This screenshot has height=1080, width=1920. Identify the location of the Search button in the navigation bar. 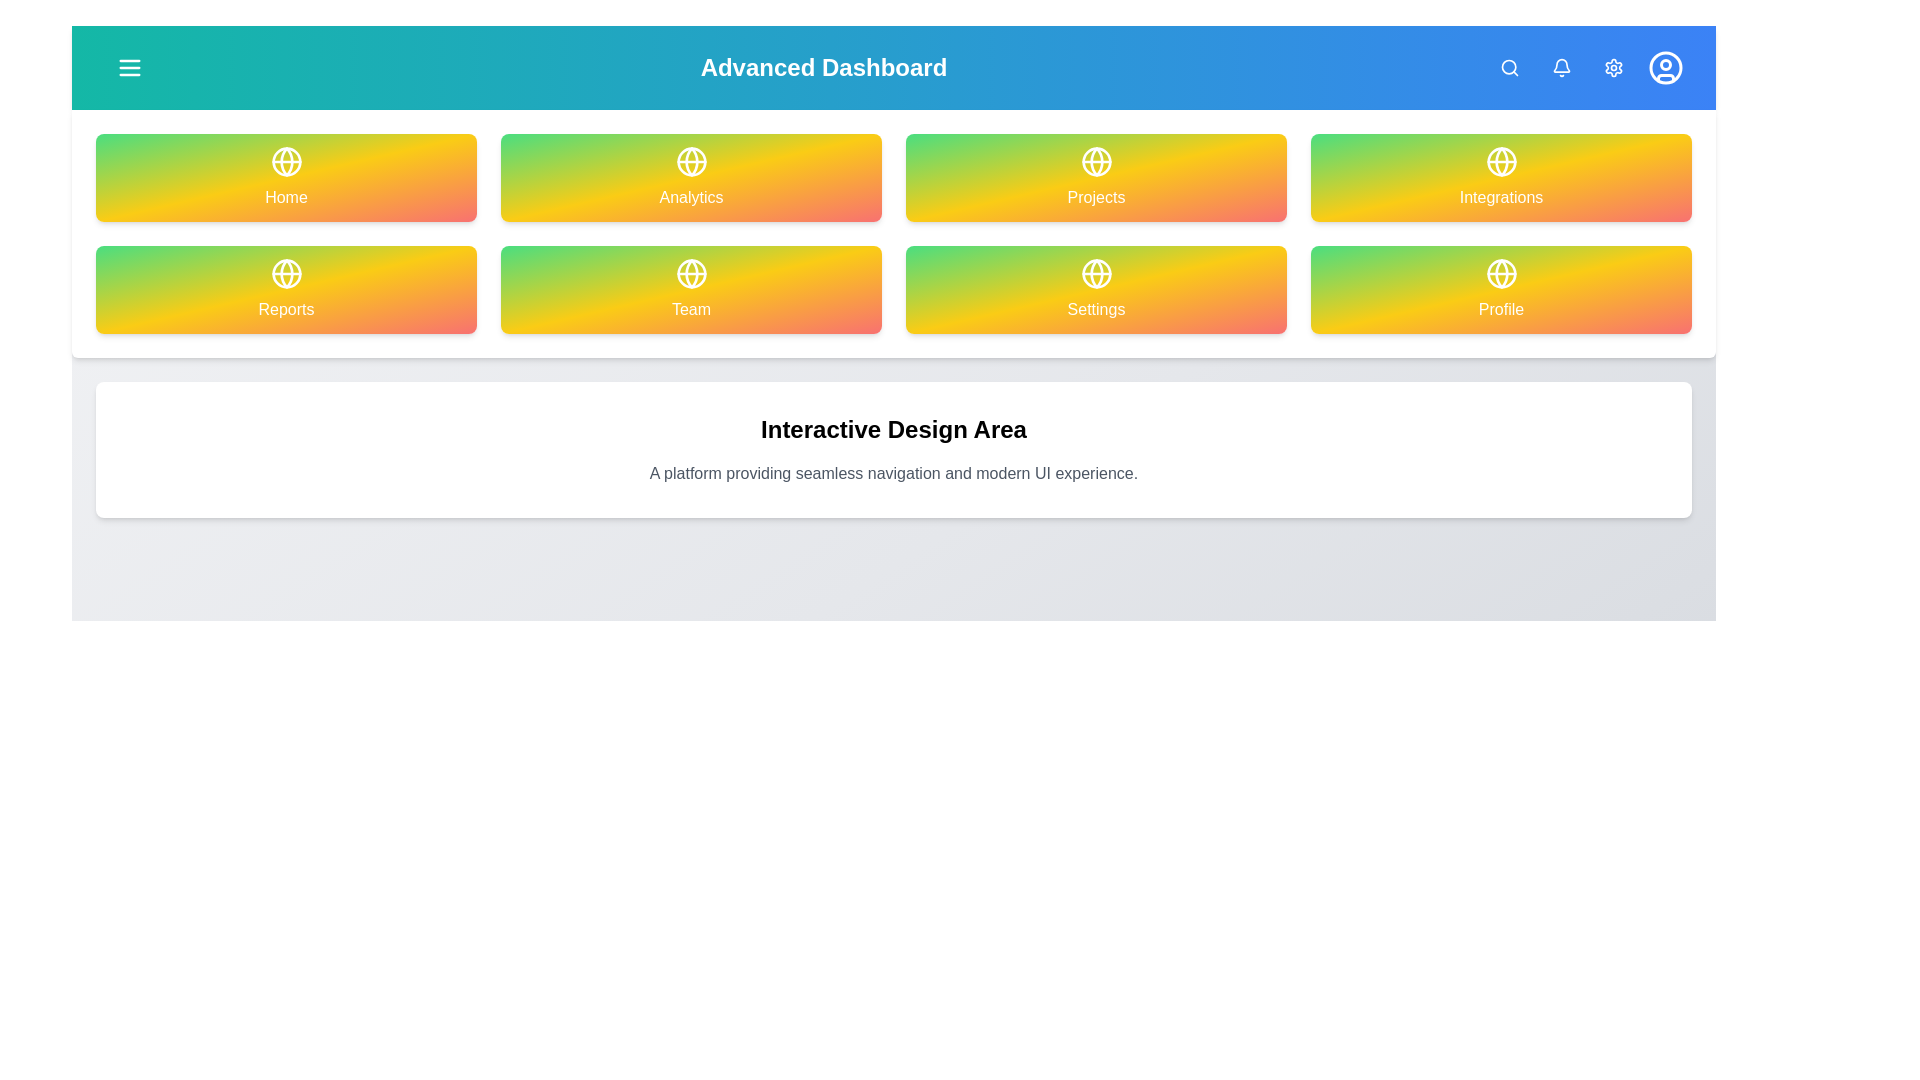
(1509, 67).